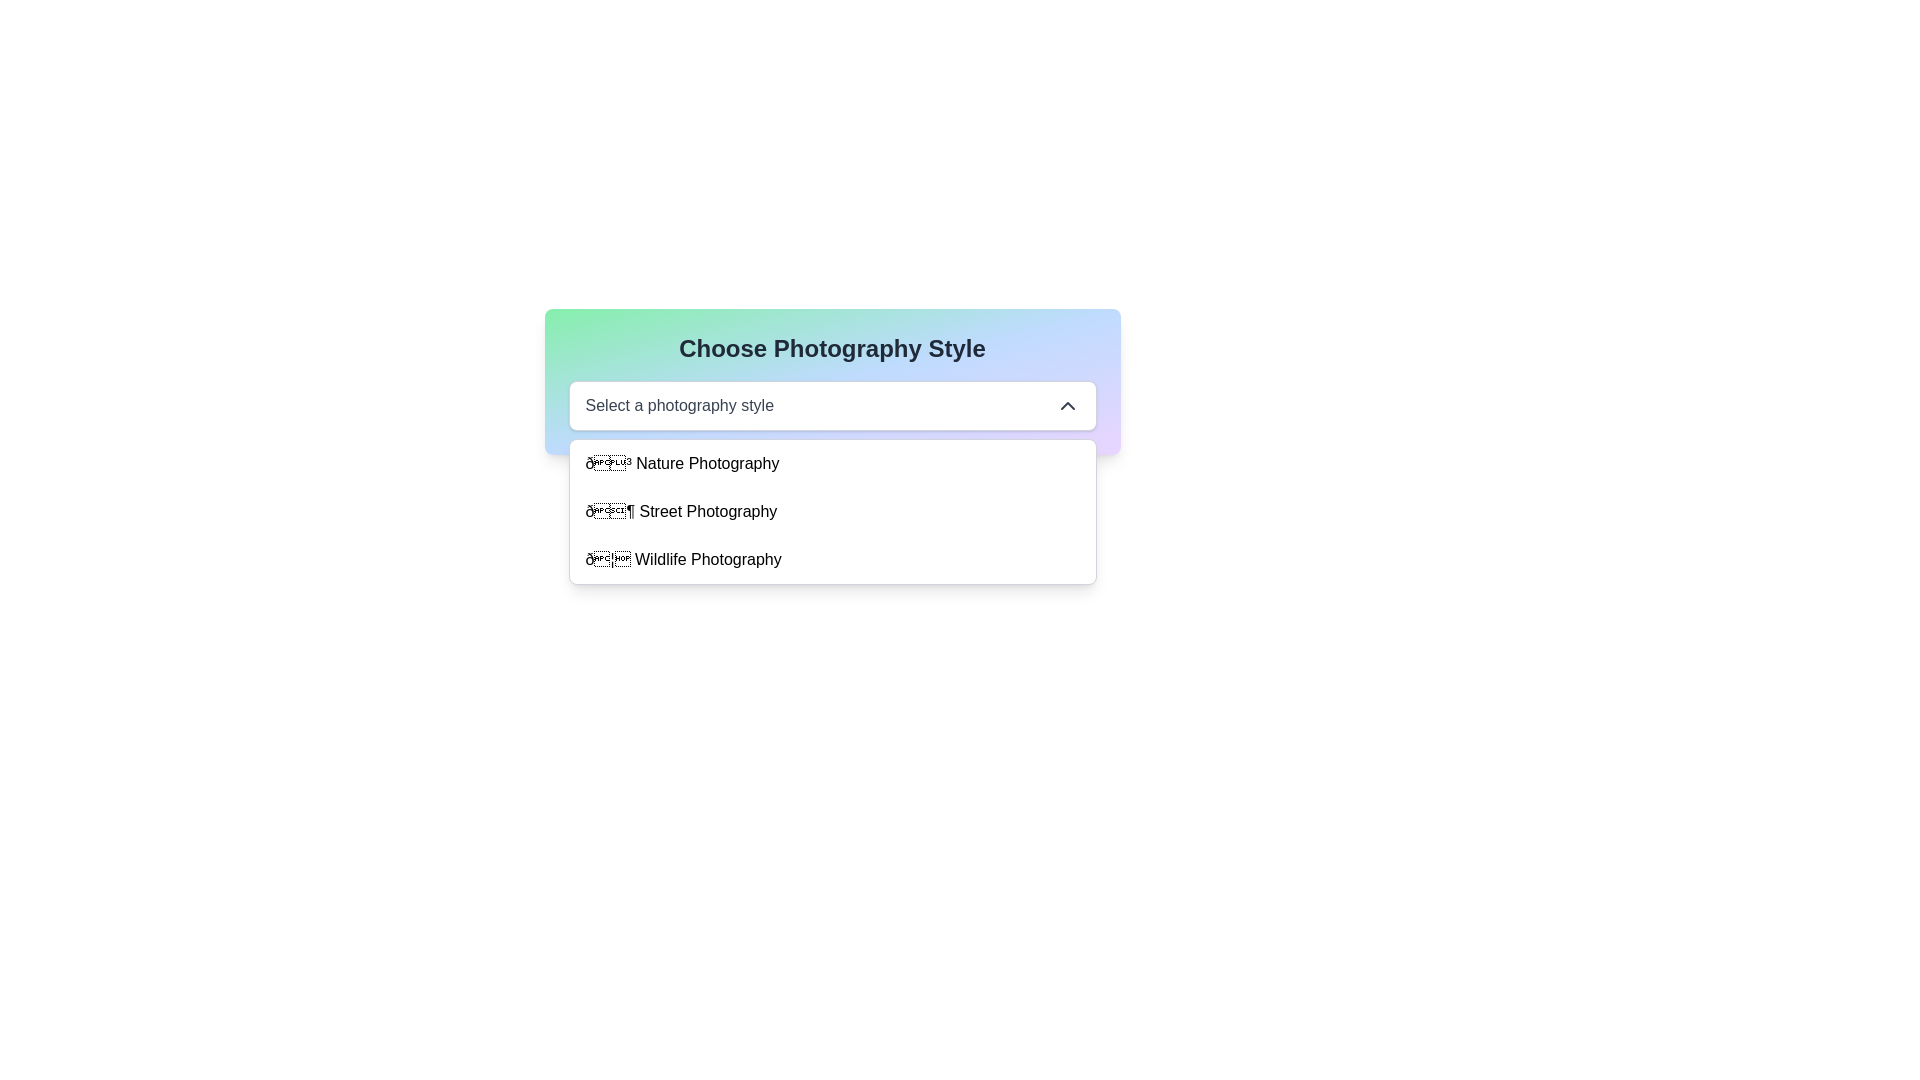  Describe the element at coordinates (832, 511) in the screenshot. I see `the 'Street Photography' option in the dropdown menu located below 'Nature Photography' and above 'Wildlife Photography'` at that location.